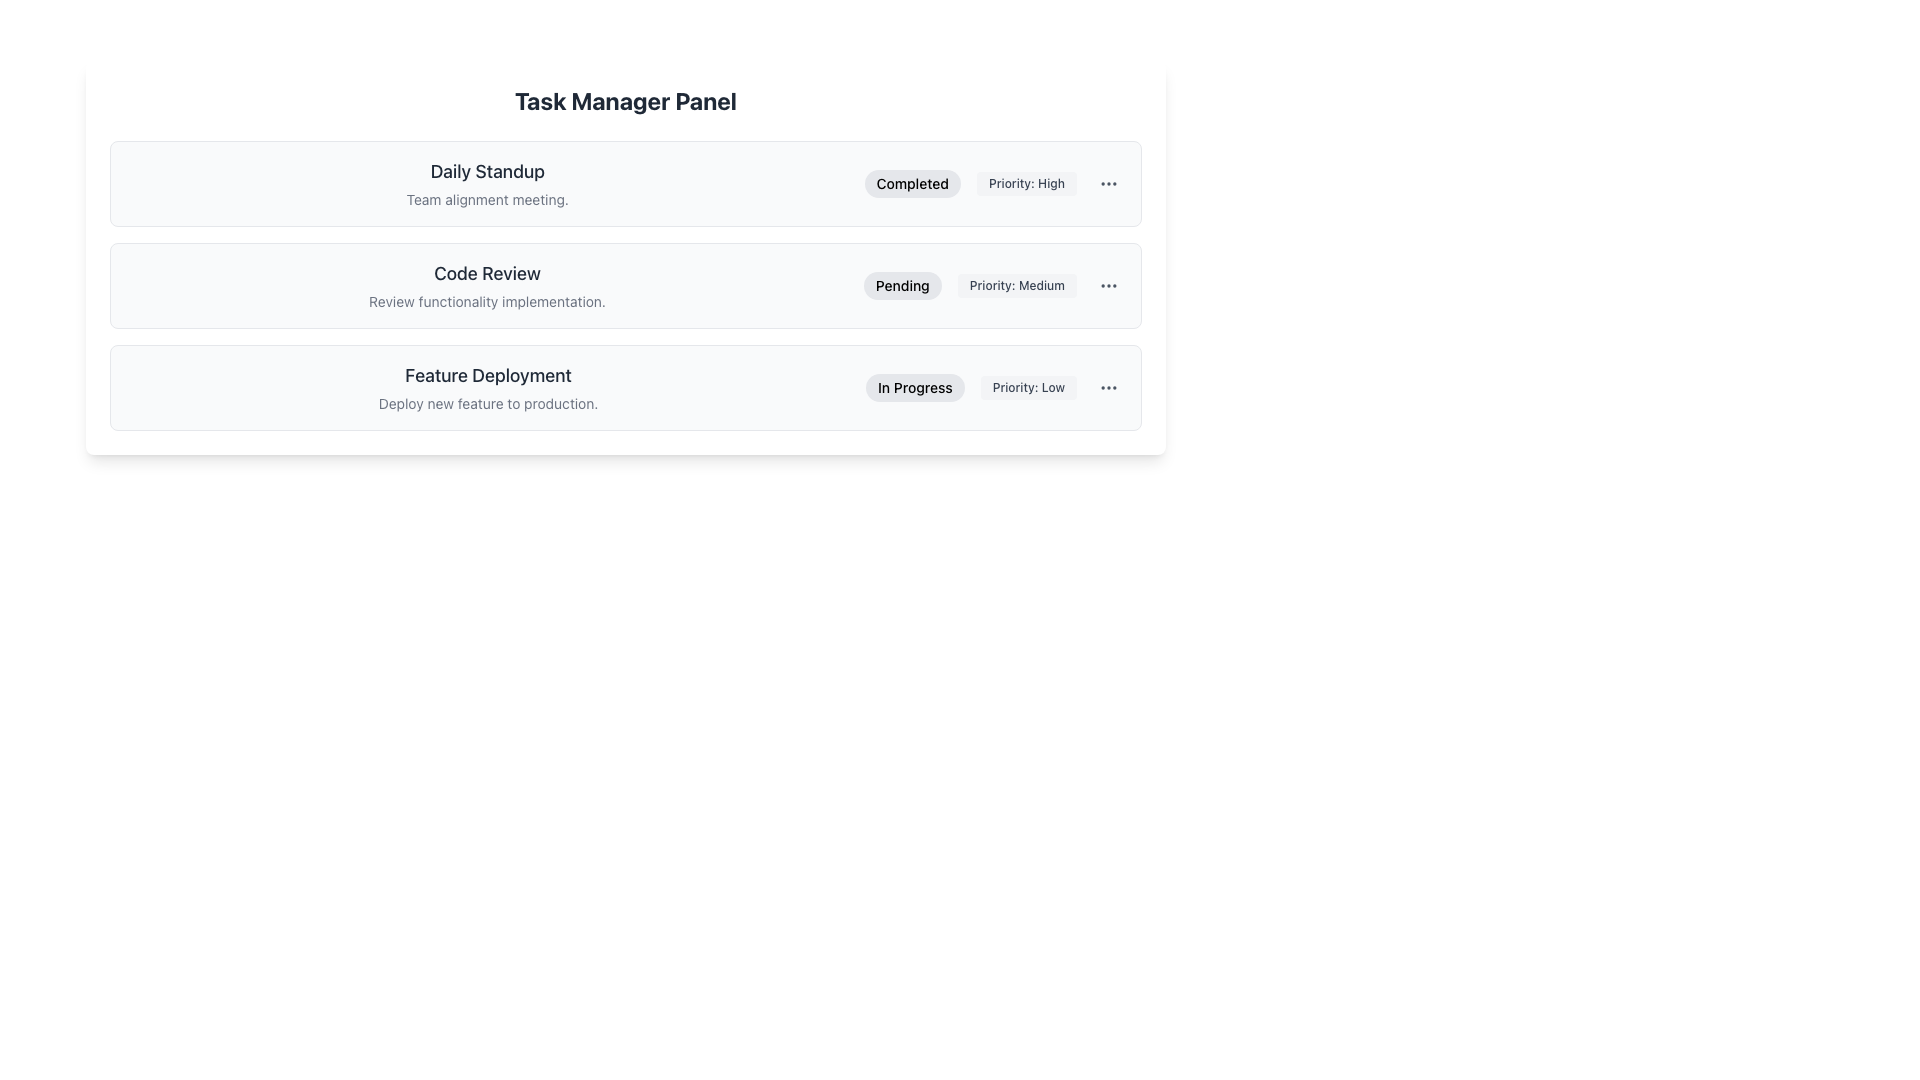 Image resolution: width=1920 pixels, height=1080 pixels. What do you see at coordinates (488, 404) in the screenshot?
I see `the text element that reads 'Deploy new feature to production.' located beneath the heading 'Feature Deployment' in the task list` at bounding box center [488, 404].